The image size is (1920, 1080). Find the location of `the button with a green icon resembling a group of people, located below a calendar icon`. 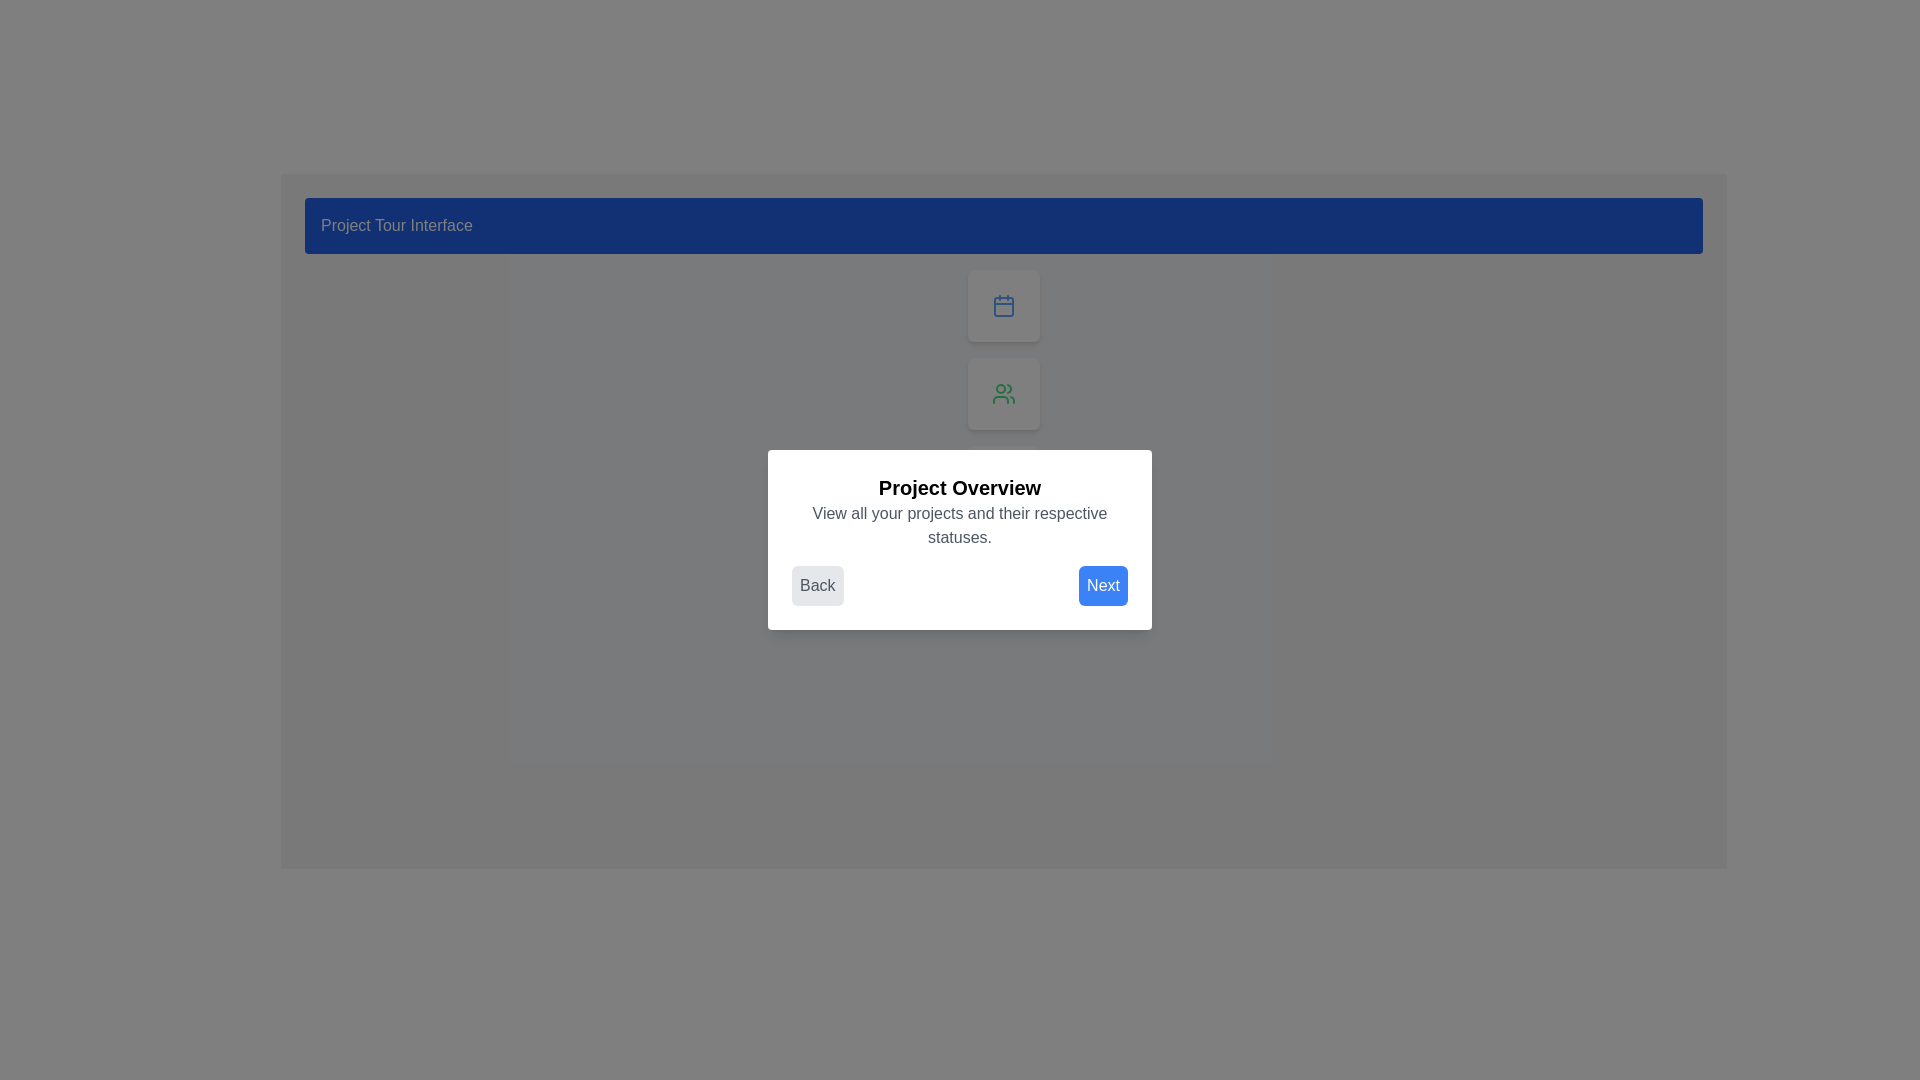

the button with a green icon resembling a group of people, located below a calendar icon is located at coordinates (1003, 393).